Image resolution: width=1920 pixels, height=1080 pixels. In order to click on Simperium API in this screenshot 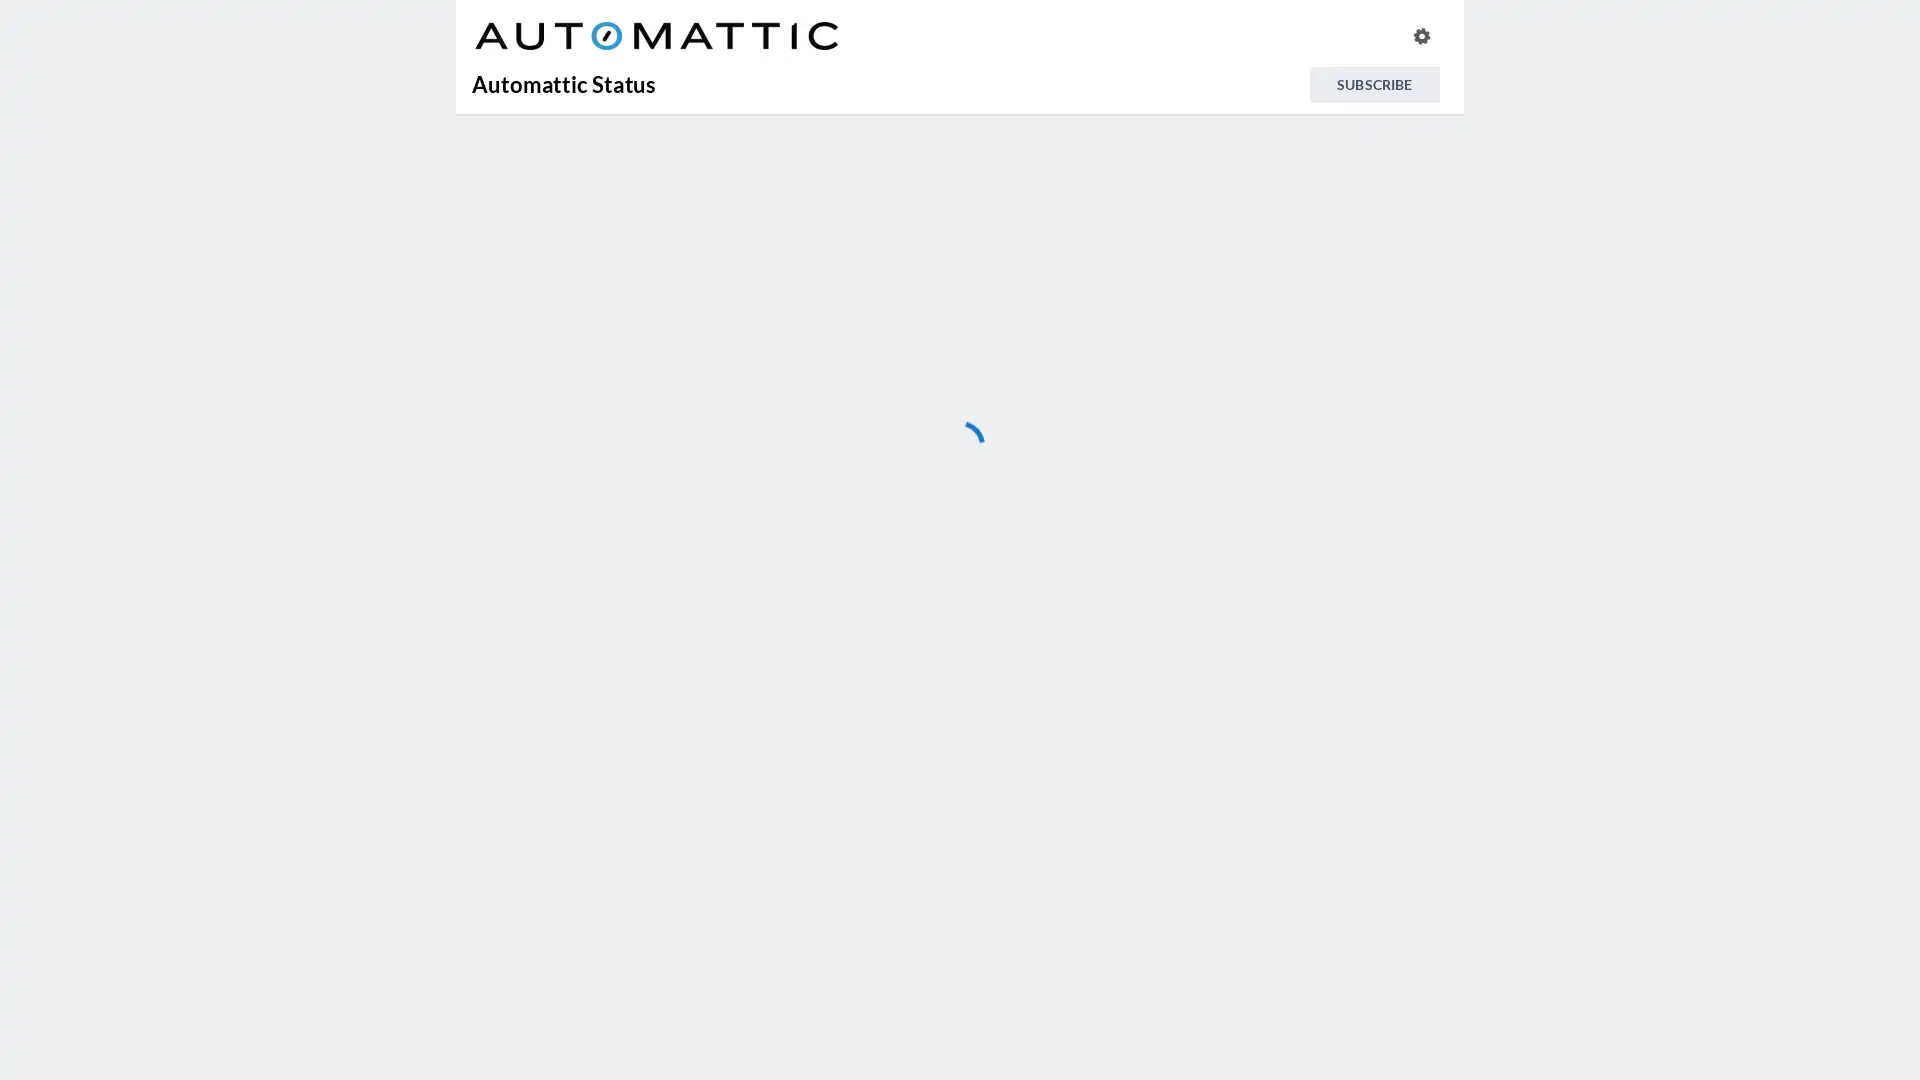, I will do `click(838, 997)`.